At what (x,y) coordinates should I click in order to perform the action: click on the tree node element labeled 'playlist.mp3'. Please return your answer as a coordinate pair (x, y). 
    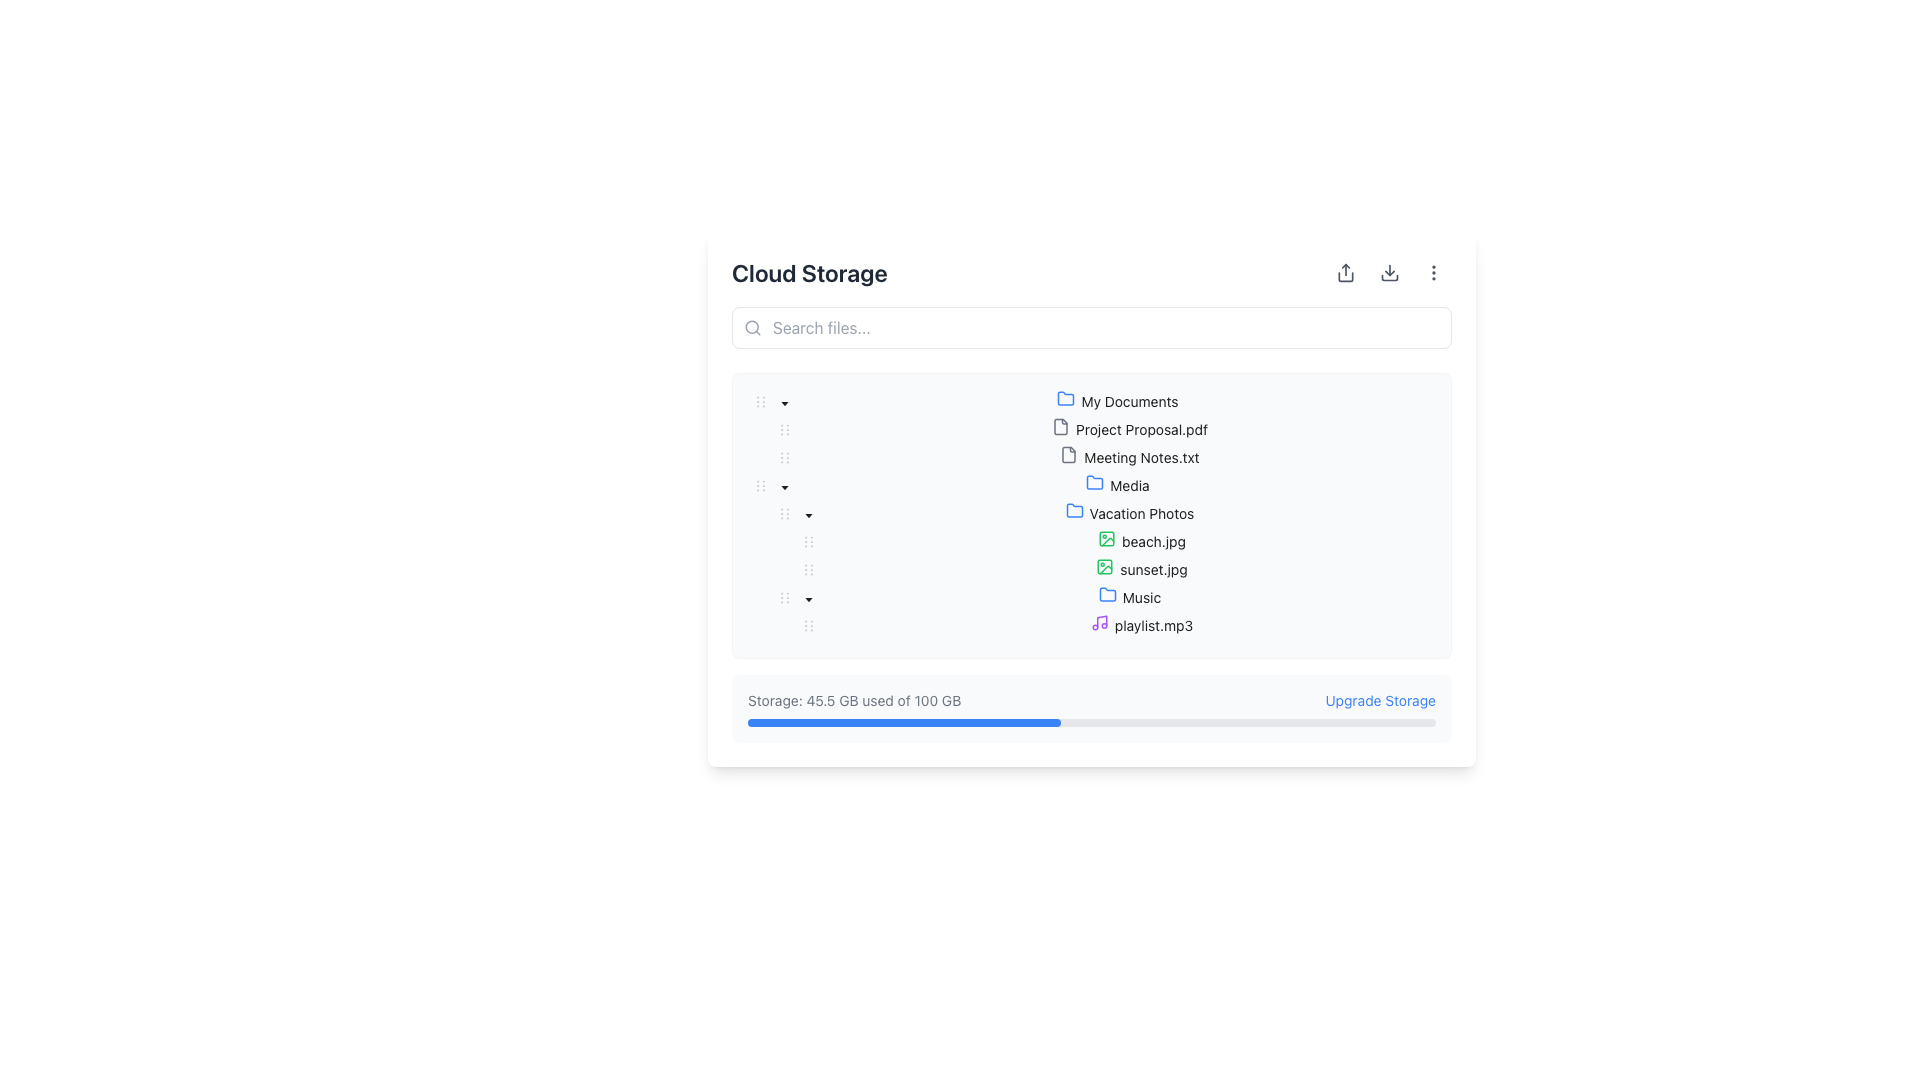
    Looking at the image, I should click on (1142, 624).